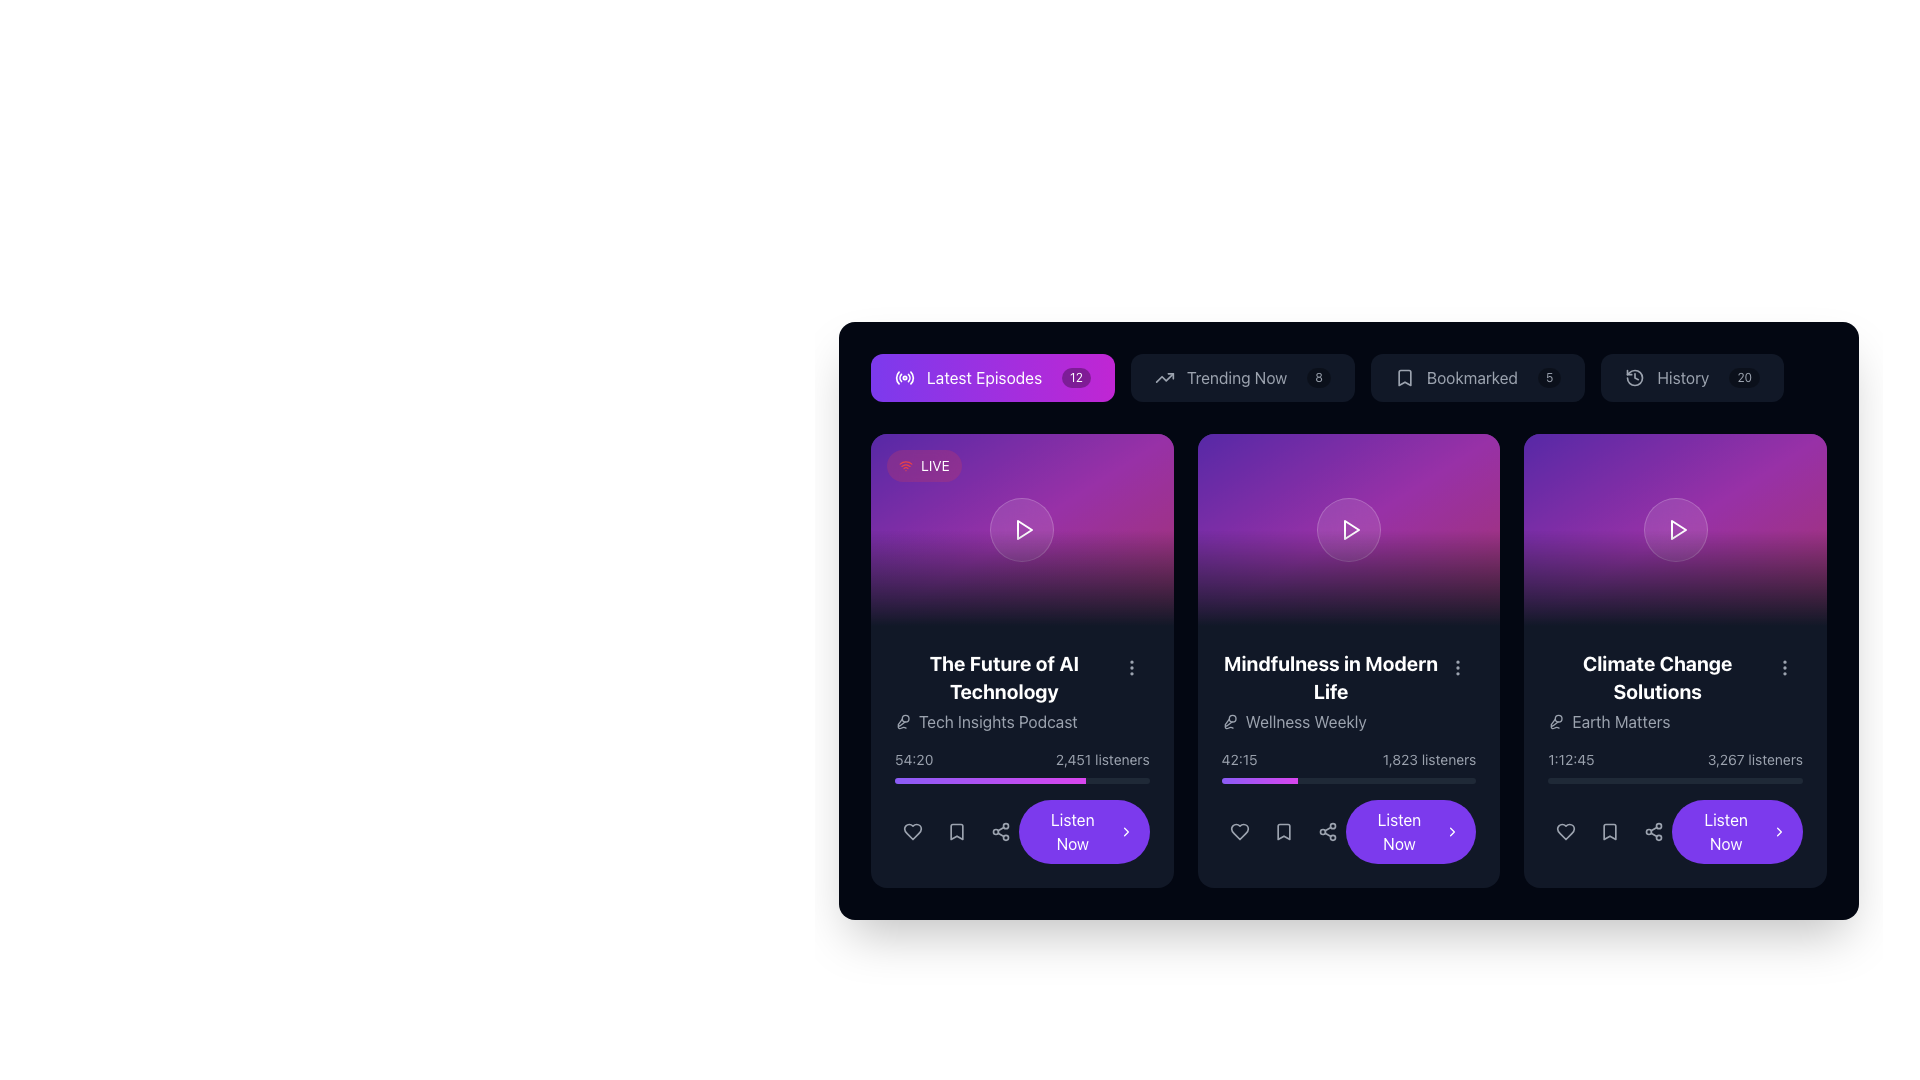 Image resolution: width=1920 pixels, height=1080 pixels. I want to click on the heart icon located in the third podcast card, so click(1565, 832).